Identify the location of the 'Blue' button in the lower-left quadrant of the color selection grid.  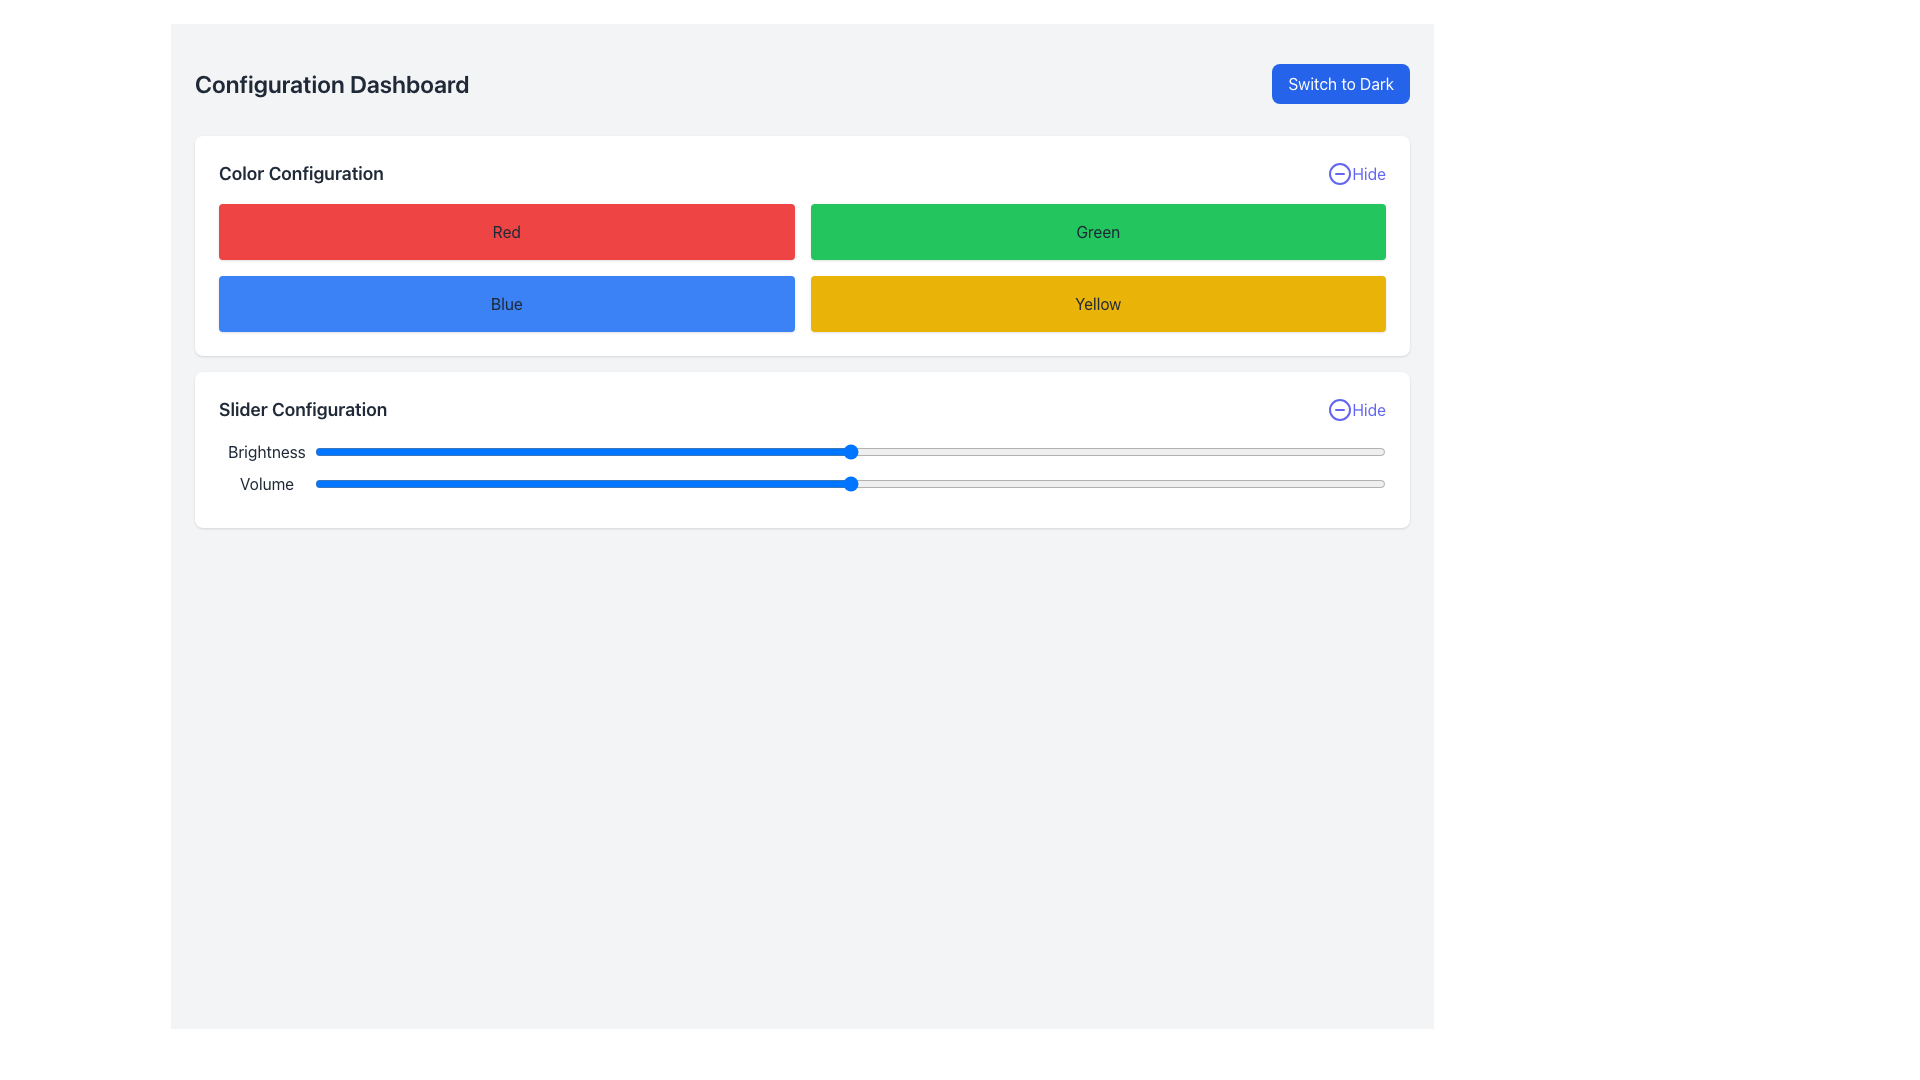
(506, 304).